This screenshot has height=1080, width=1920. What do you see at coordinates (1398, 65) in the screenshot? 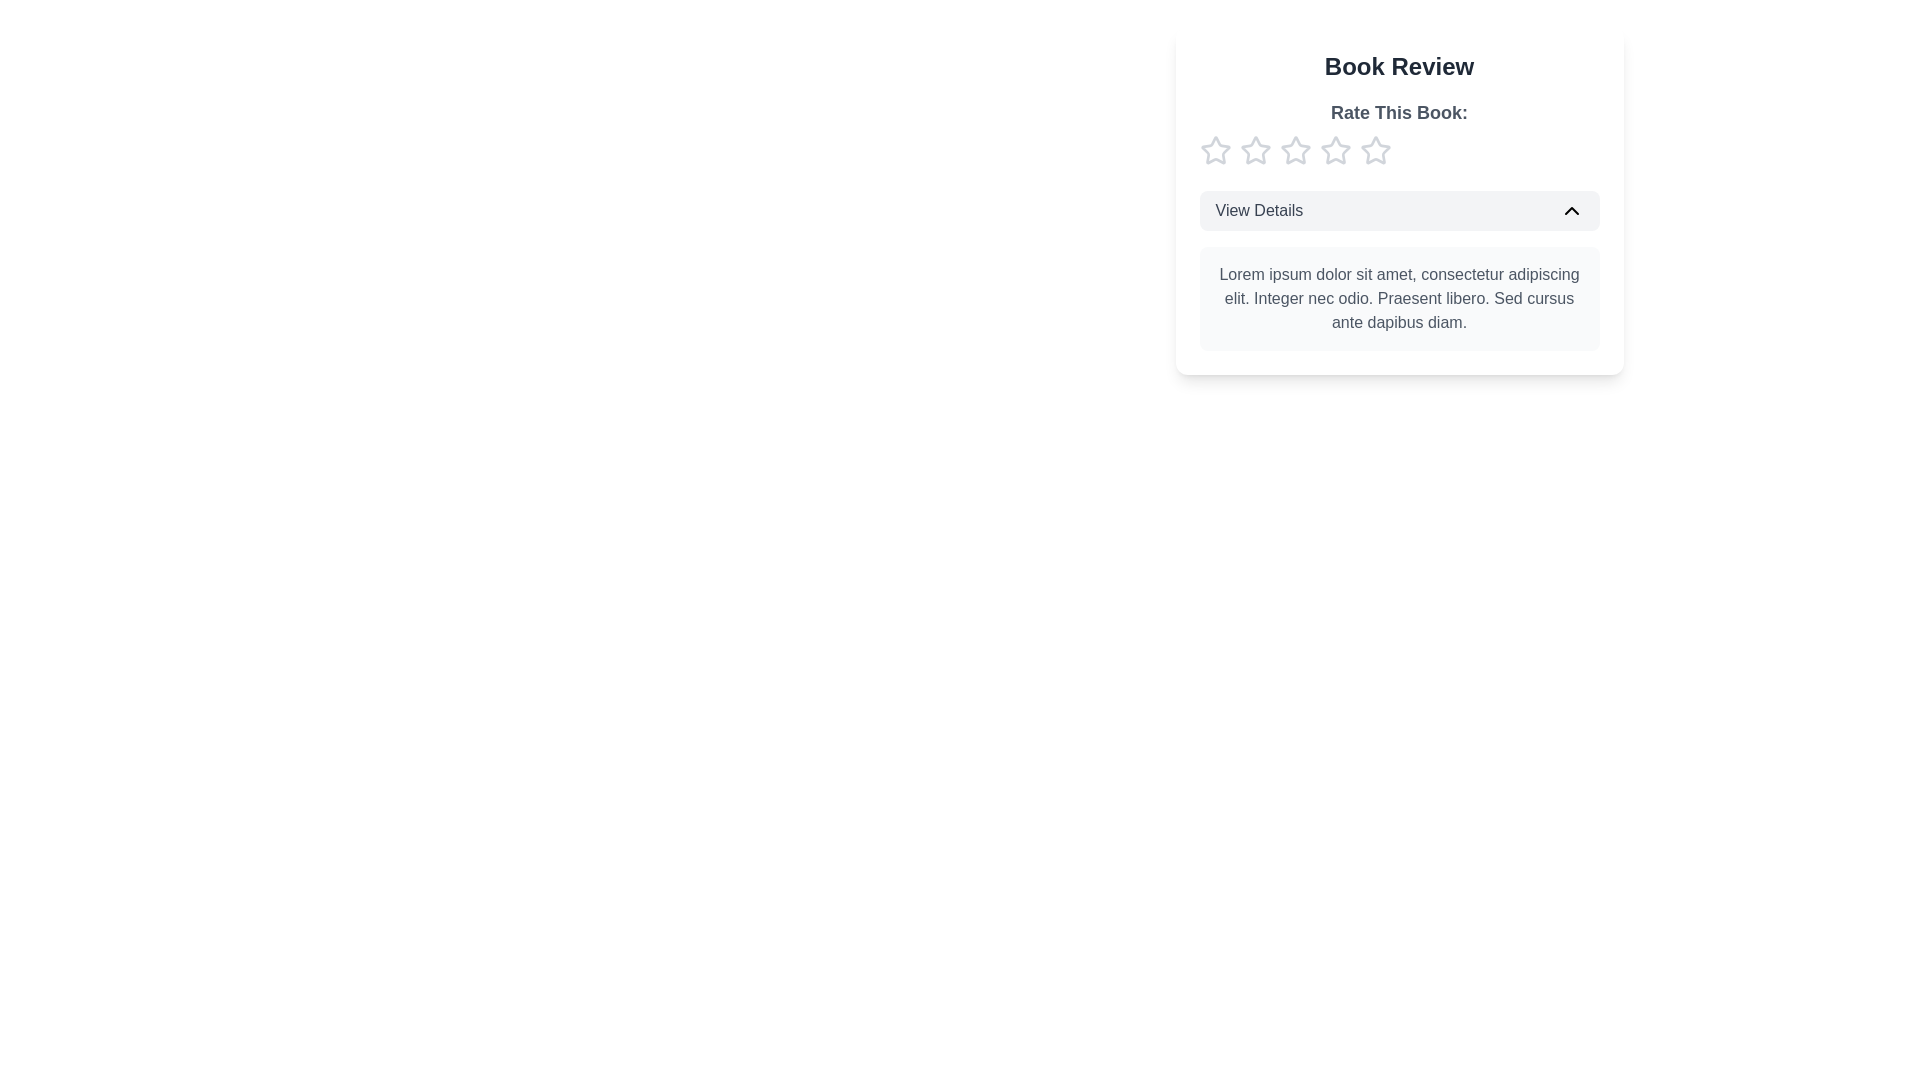
I see `the text label styled as a heading, which serves as the header title labeled 'Book Review'` at bounding box center [1398, 65].